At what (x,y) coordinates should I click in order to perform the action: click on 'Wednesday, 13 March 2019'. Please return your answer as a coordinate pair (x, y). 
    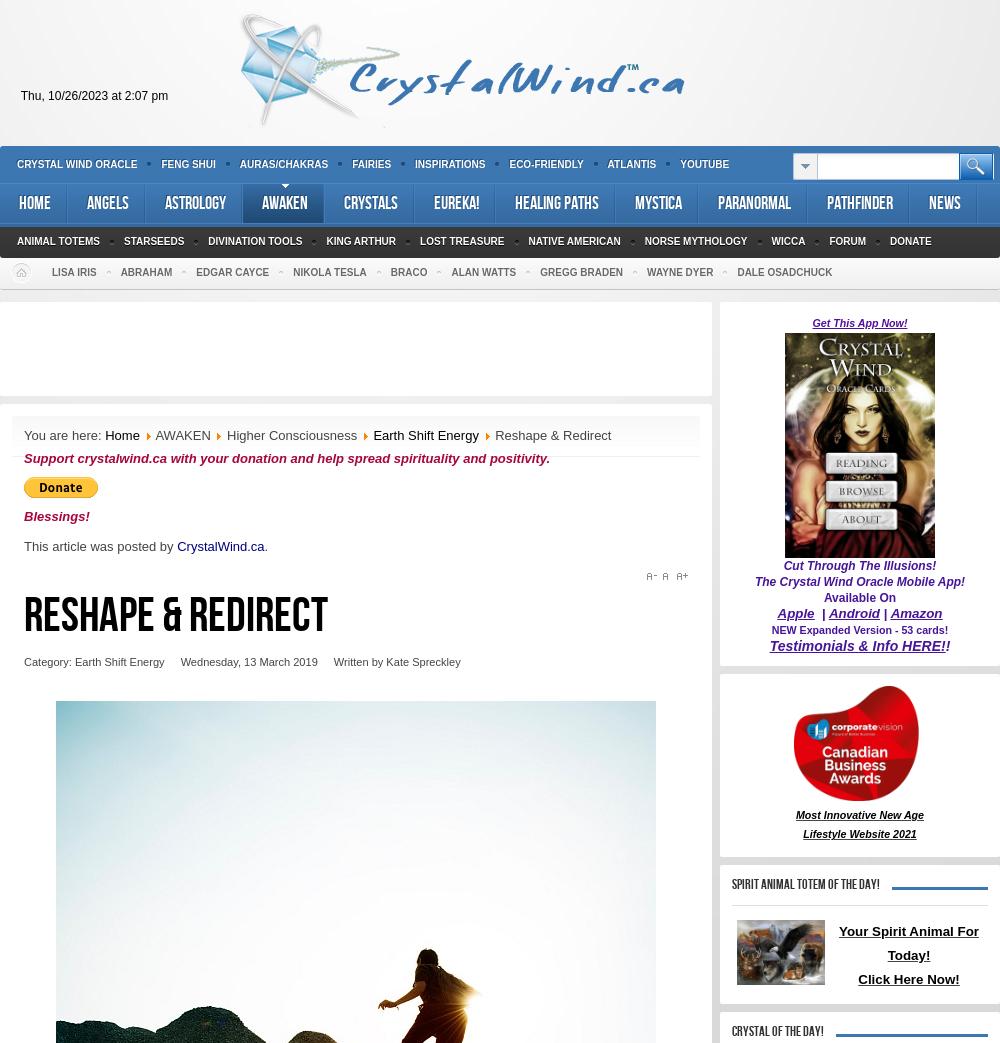
    Looking at the image, I should click on (247, 659).